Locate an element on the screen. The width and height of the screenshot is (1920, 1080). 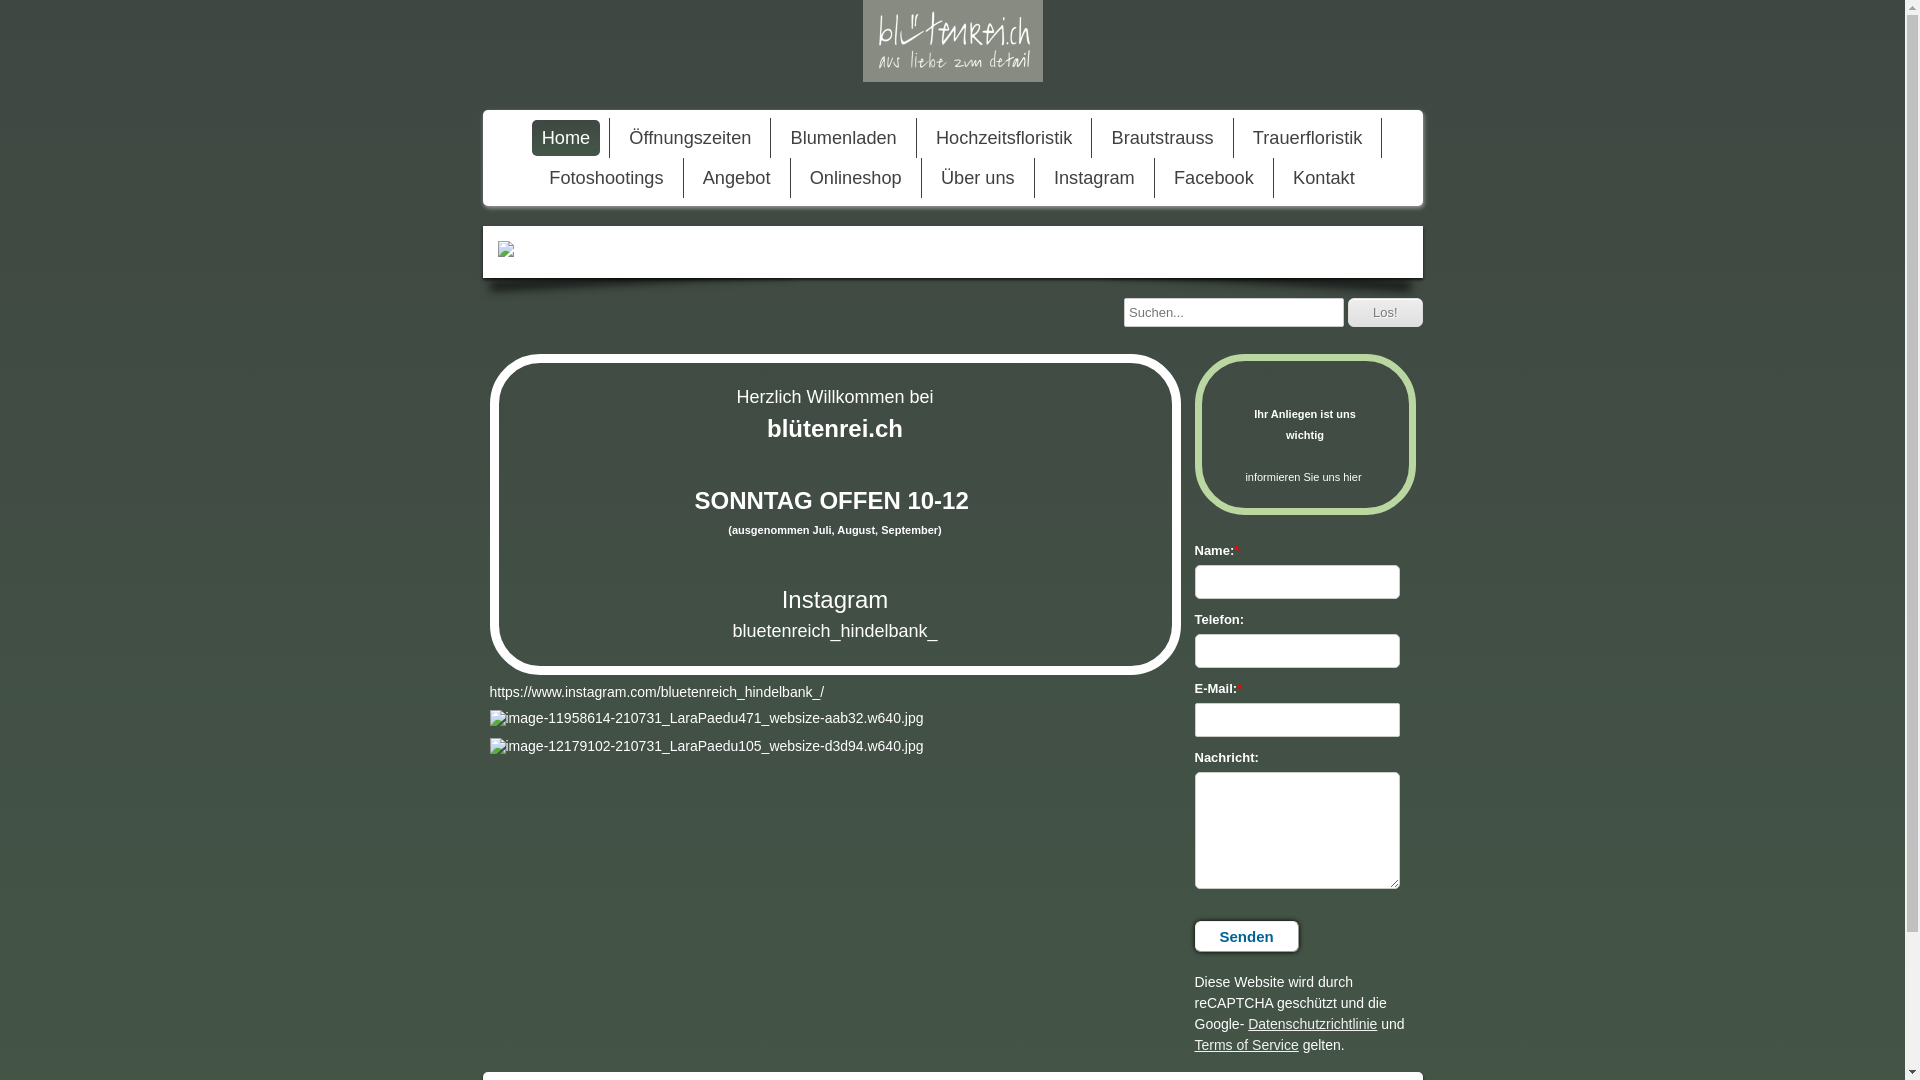
'Terms of Service' is located at coordinates (1245, 1044).